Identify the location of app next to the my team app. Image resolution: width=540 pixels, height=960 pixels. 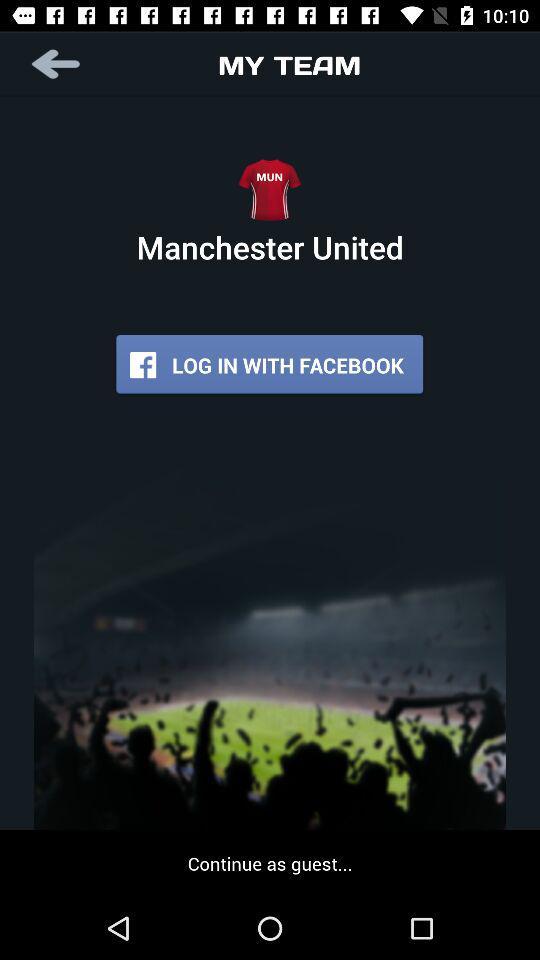
(57, 64).